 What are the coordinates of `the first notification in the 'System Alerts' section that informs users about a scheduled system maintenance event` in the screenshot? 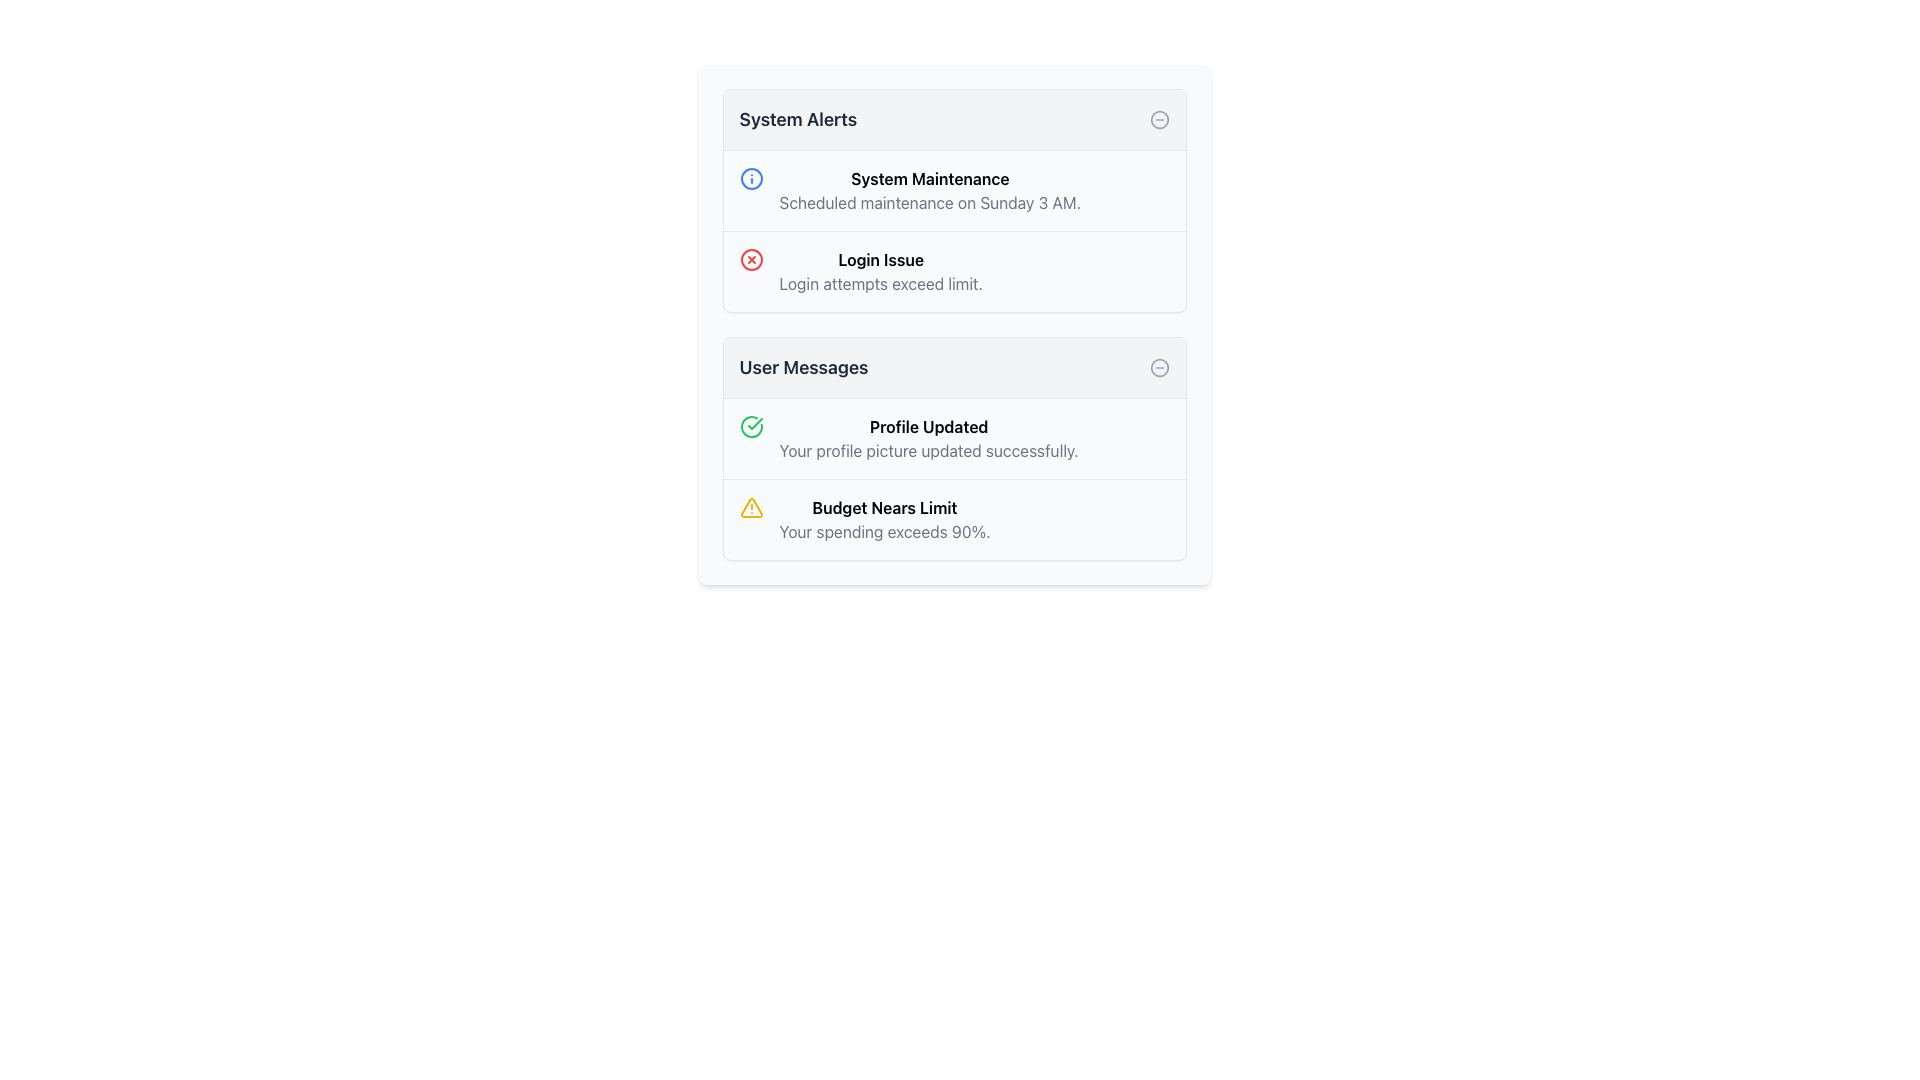 It's located at (953, 191).